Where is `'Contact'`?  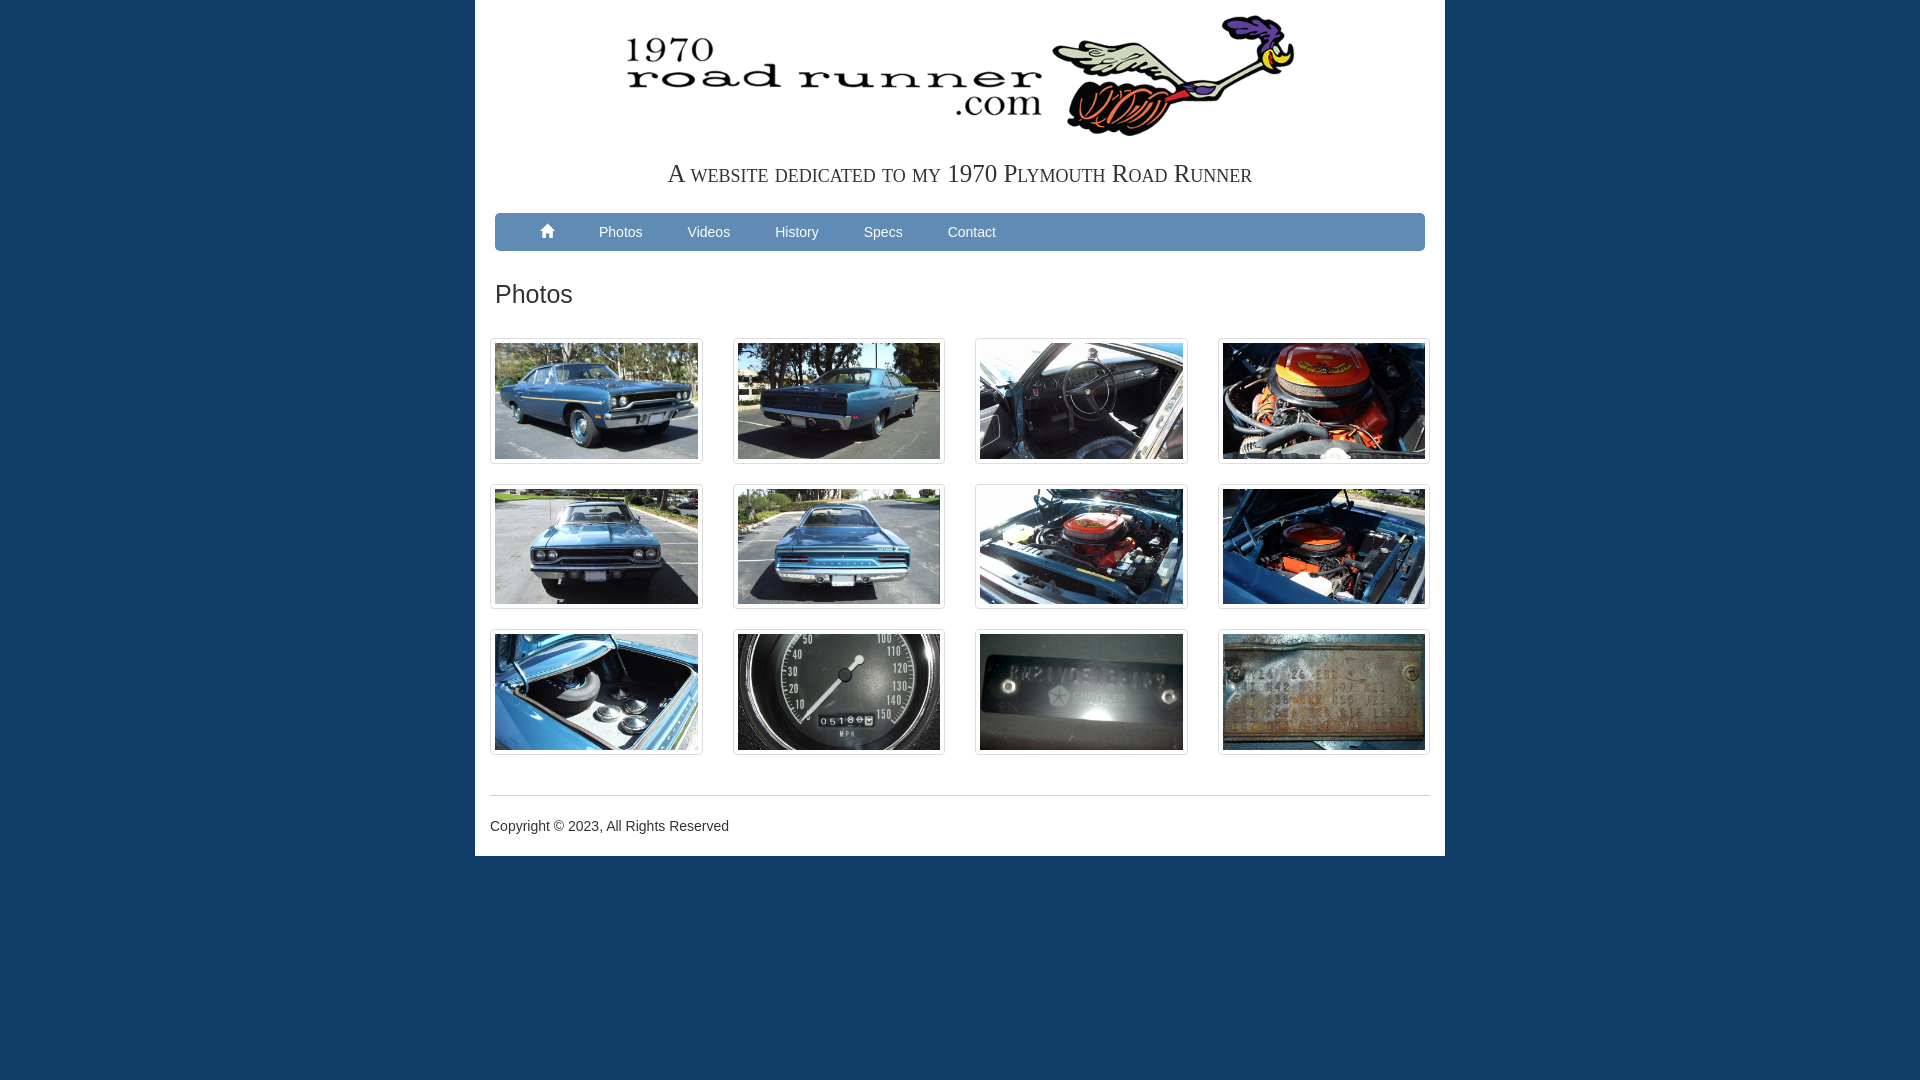 'Contact' is located at coordinates (972, 230).